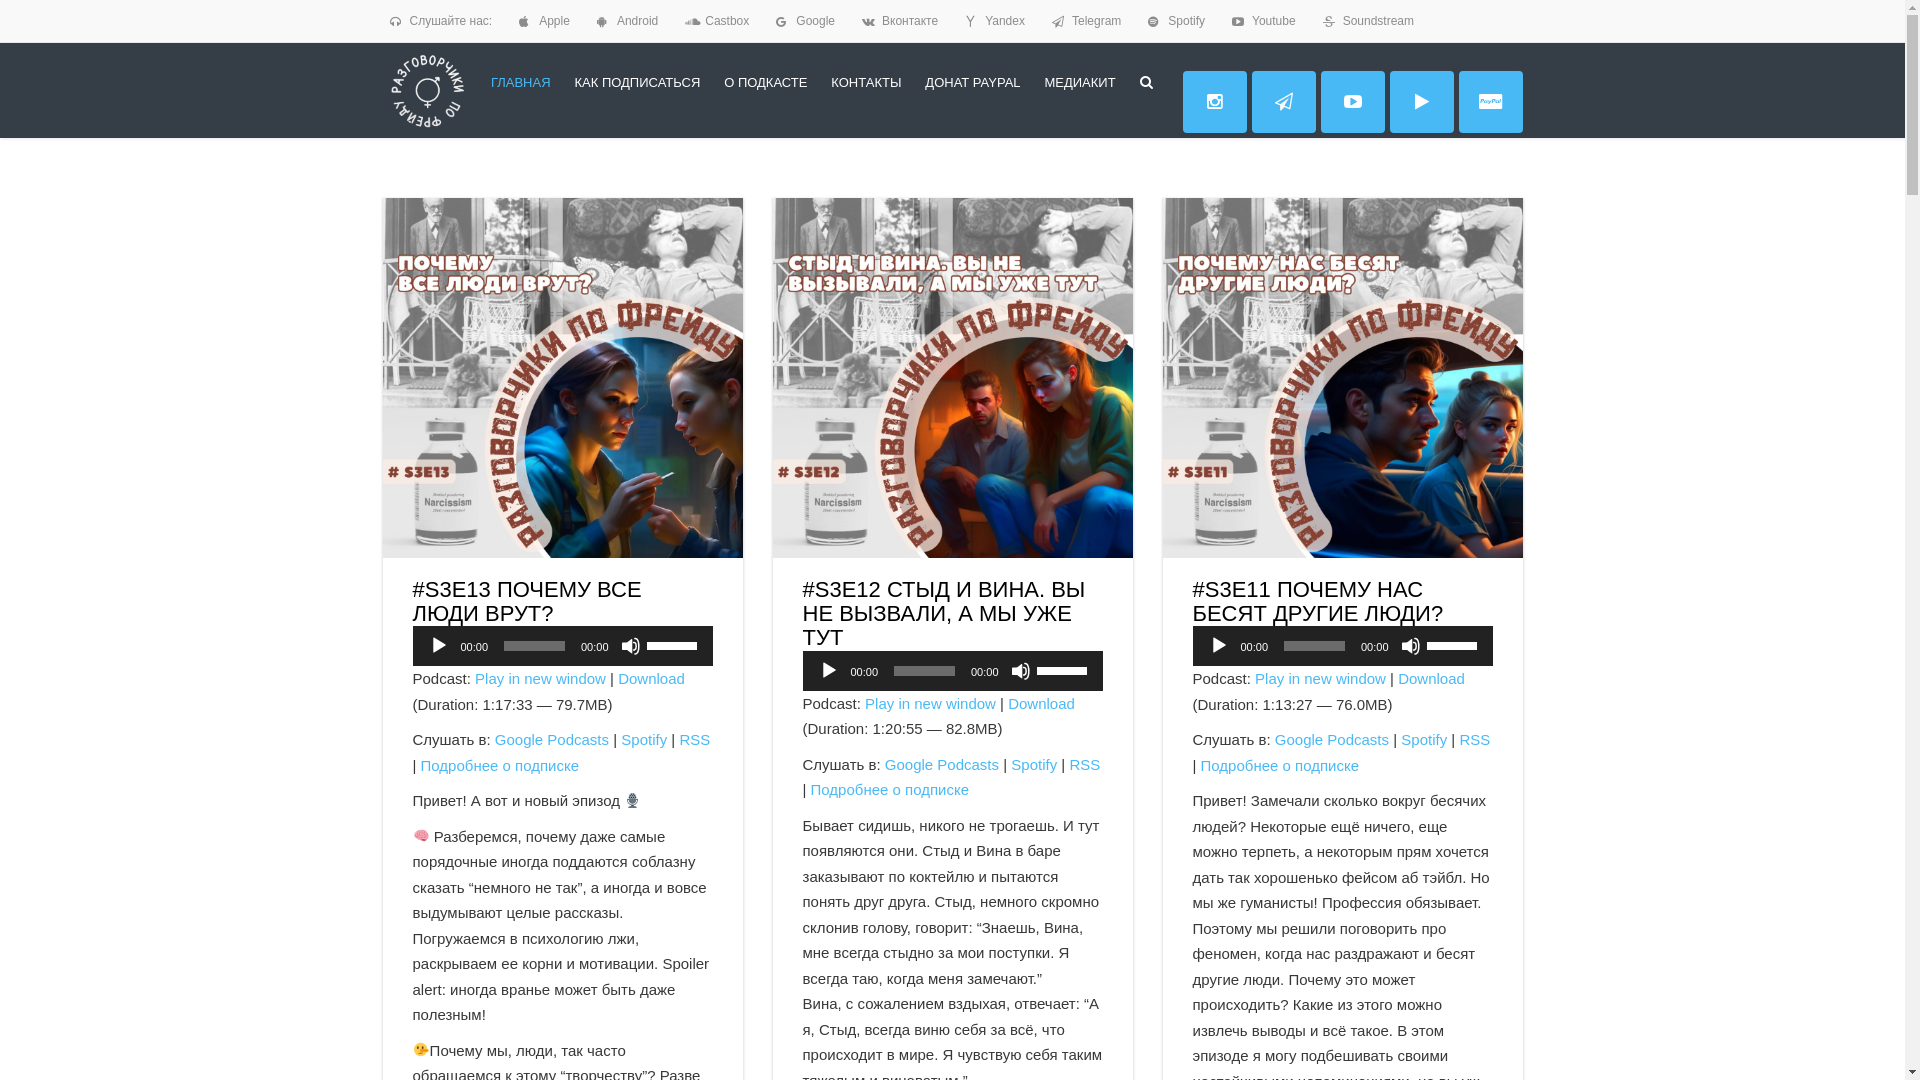 This screenshot has height=1080, width=1920. I want to click on 'Google', so click(815, 20).